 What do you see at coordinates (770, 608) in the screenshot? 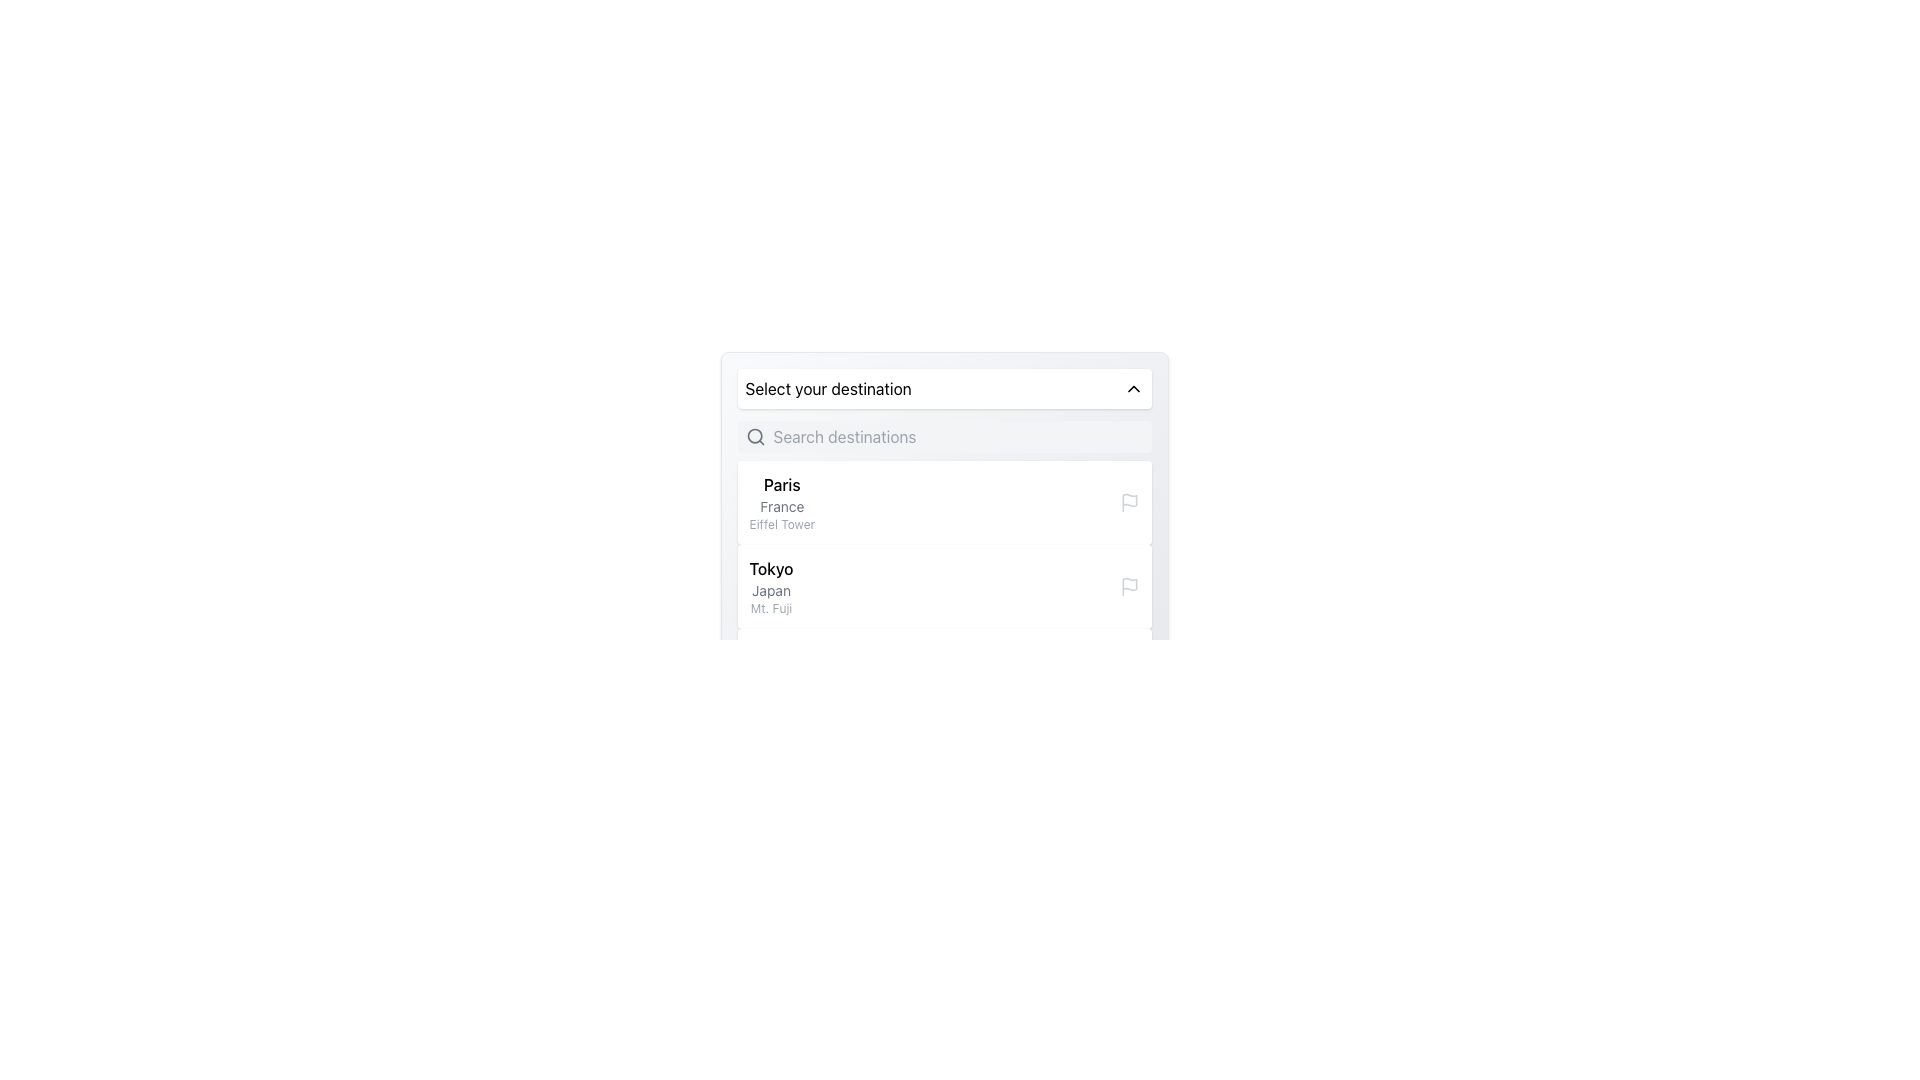
I see `the informational text label for 'Tokyo' that mentions 'Mt. Fuji', which is located below the 'Paris' entry in the list of locations` at bounding box center [770, 608].